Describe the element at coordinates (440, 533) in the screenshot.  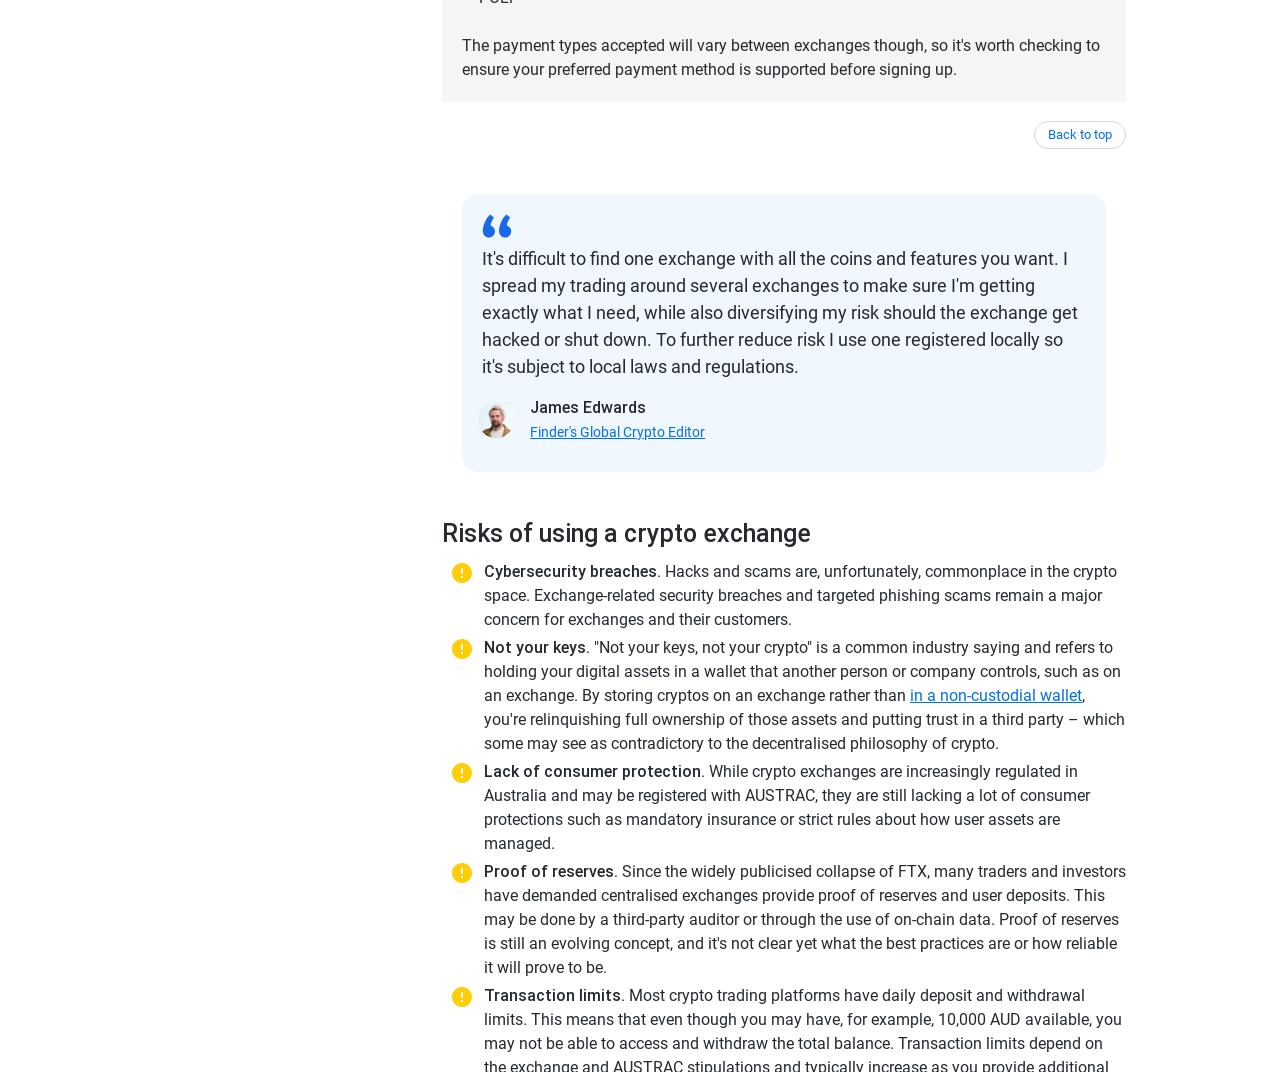
I see `'Risks of using a crypto exchange'` at that location.